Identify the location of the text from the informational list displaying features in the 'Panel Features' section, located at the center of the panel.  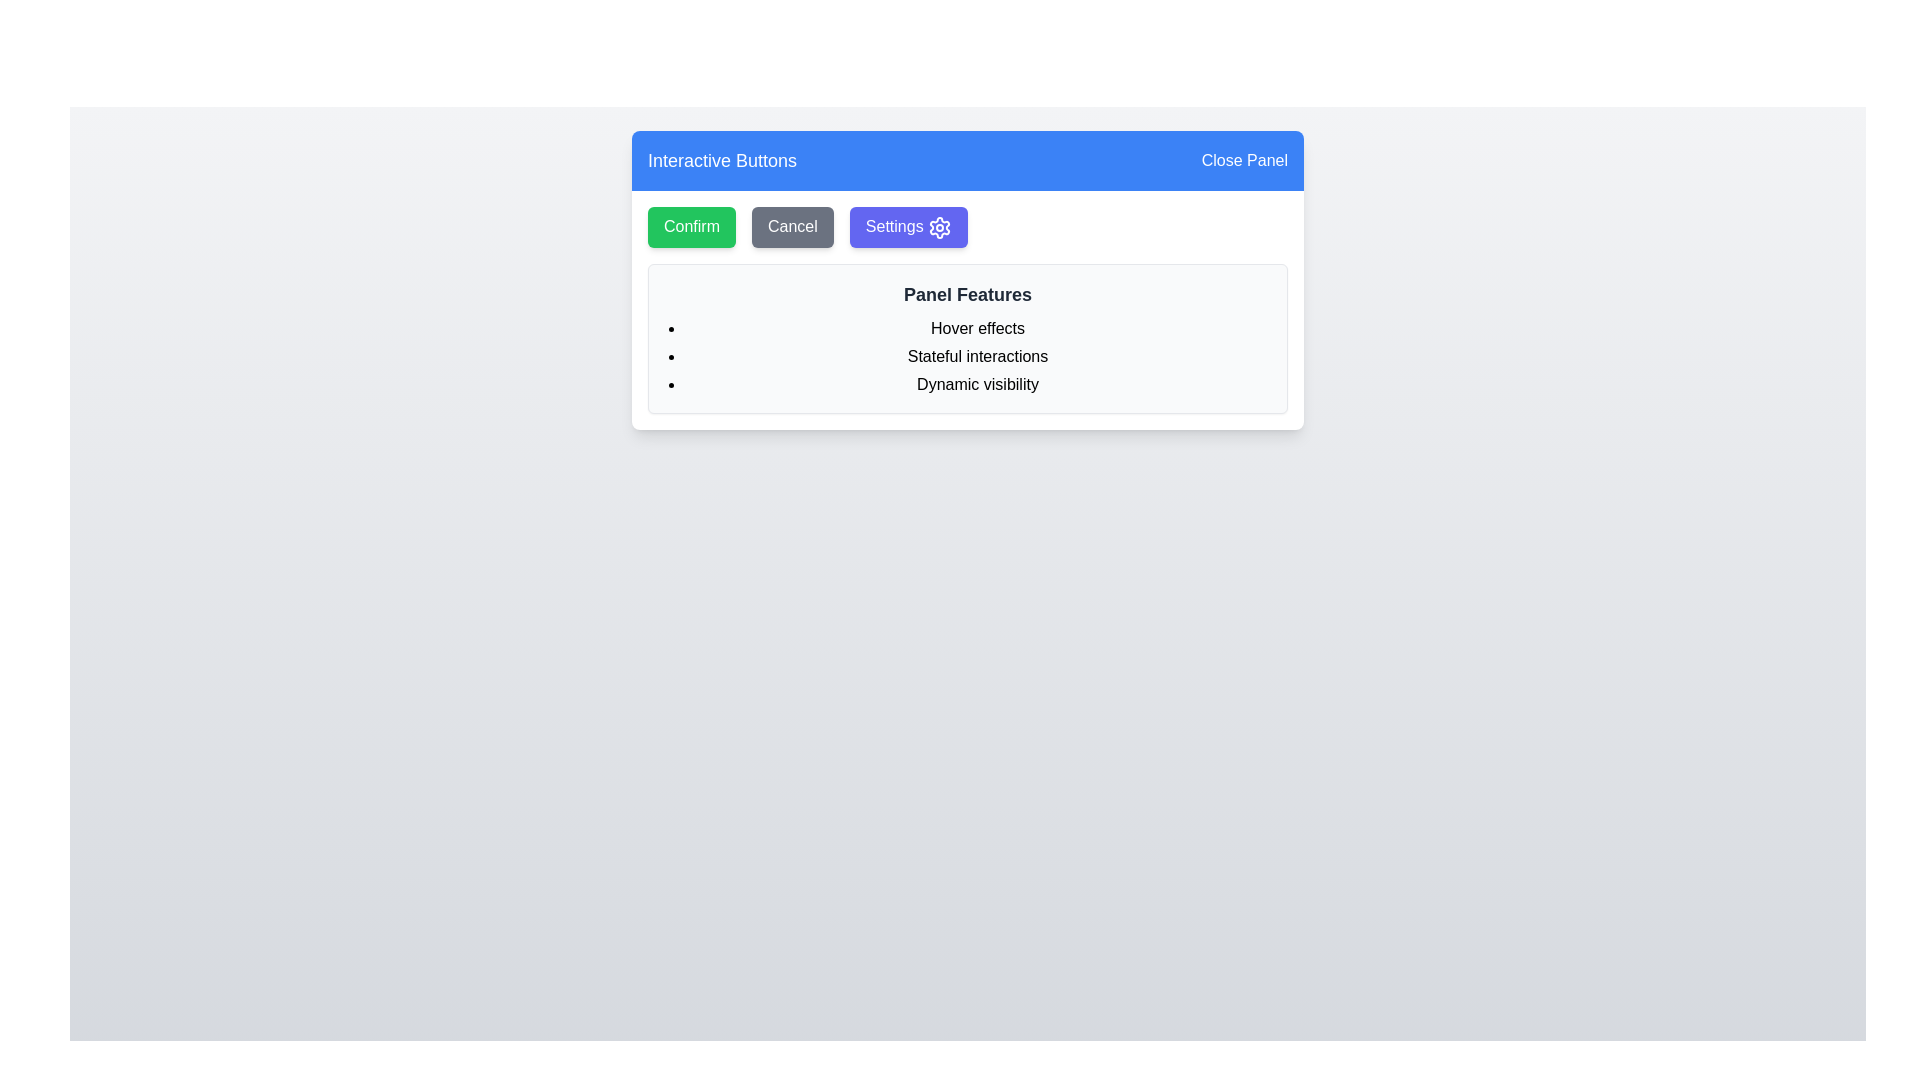
(968, 354).